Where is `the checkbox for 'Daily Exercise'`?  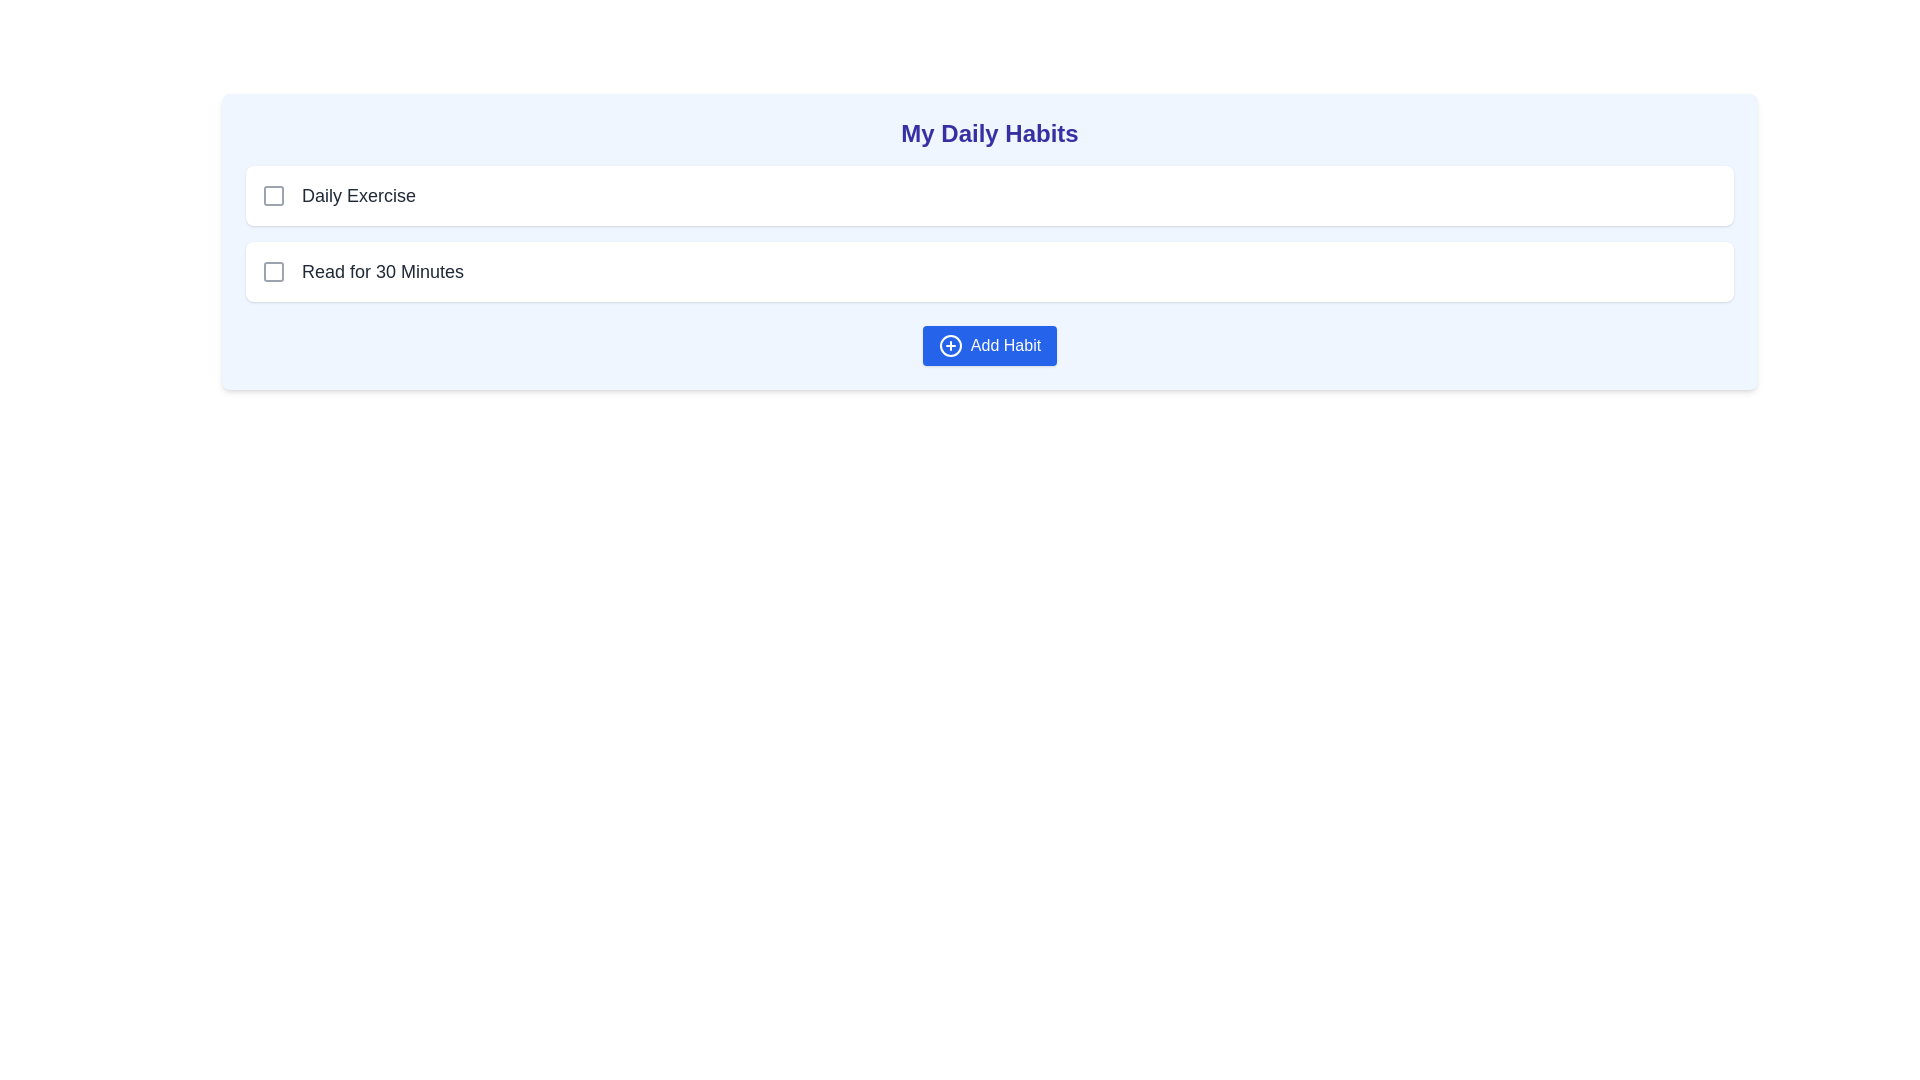
the checkbox for 'Daily Exercise' is located at coordinates (272, 196).